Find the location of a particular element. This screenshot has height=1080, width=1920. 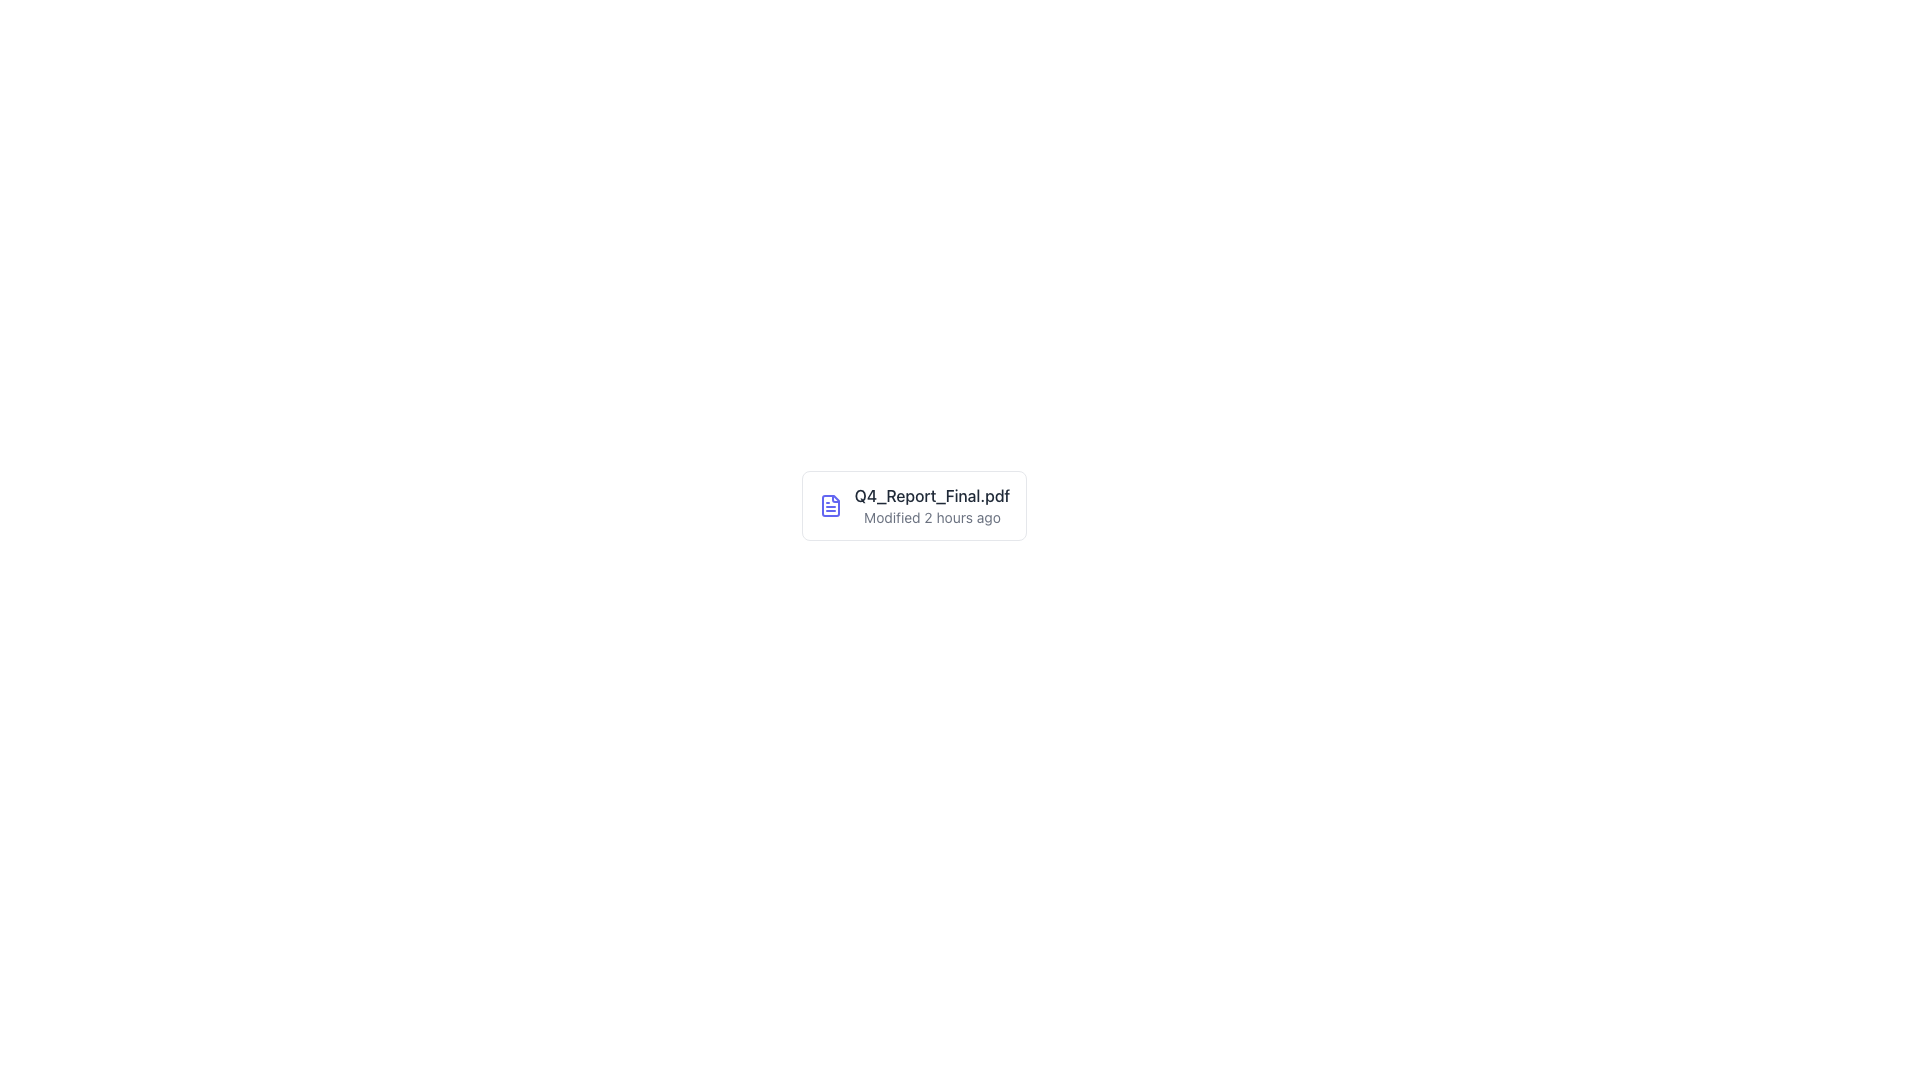

the blue document icon representing 'Q4_Report_Final.pdf' is located at coordinates (830, 504).